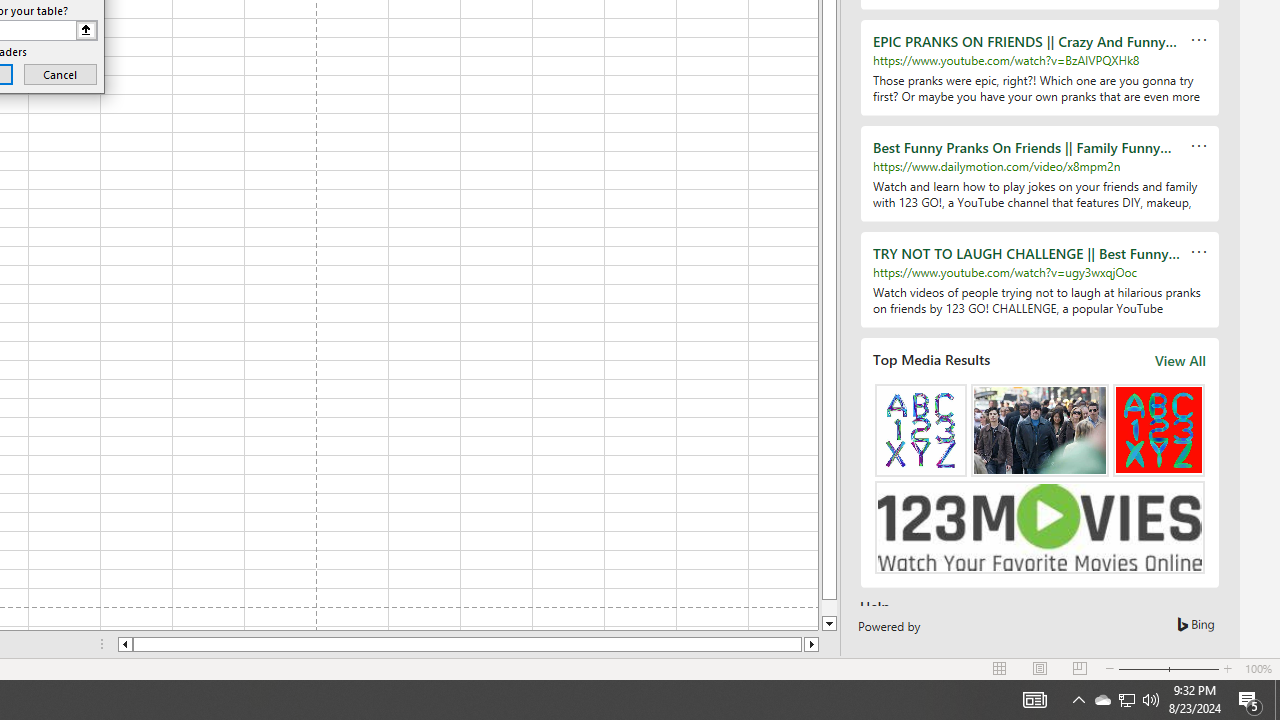 This screenshot has width=1280, height=720. What do you see at coordinates (829, 607) in the screenshot?
I see `'Page down'` at bounding box center [829, 607].